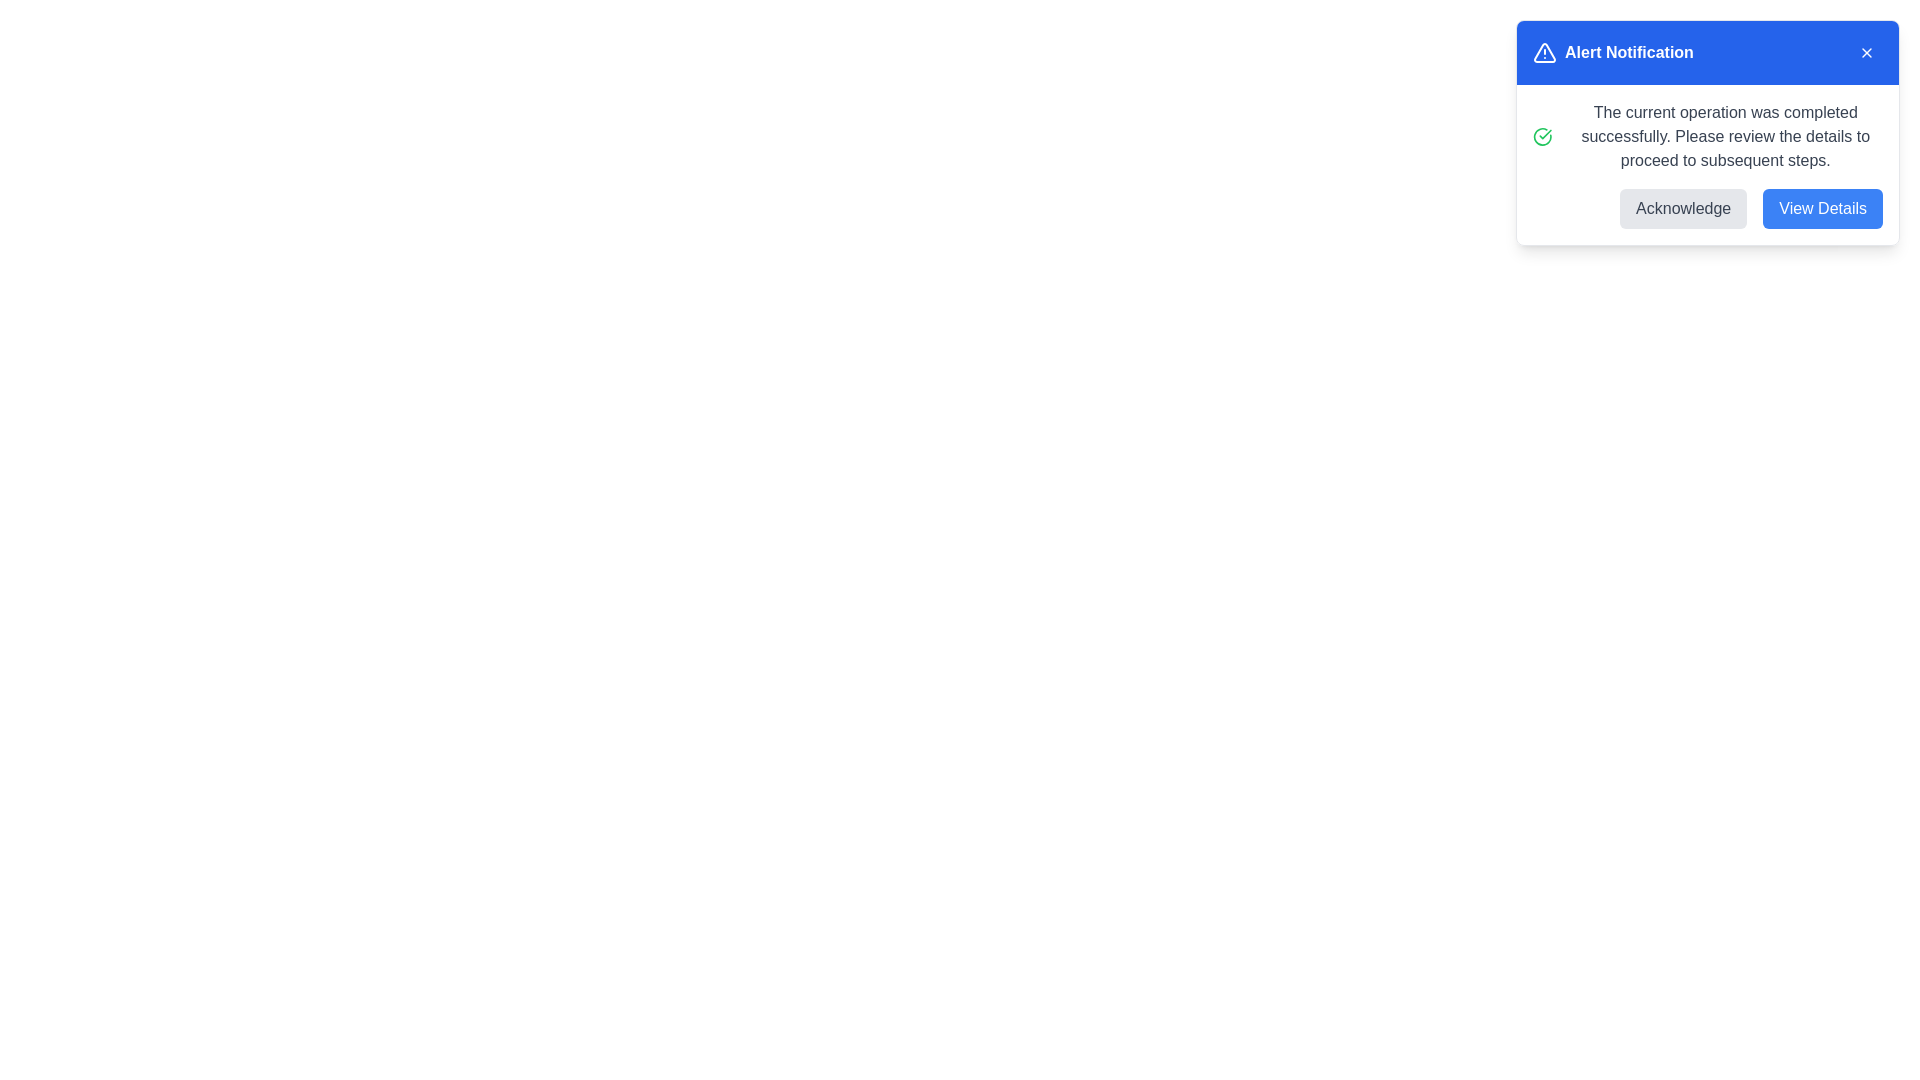 This screenshot has width=1920, height=1080. What do you see at coordinates (1707, 208) in the screenshot?
I see `the button group consisting of 'Acknowledge' with a light gray background and 'View Details' with a blue background located at the bottom-right of the alert notification panel` at bounding box center [1707, 208].